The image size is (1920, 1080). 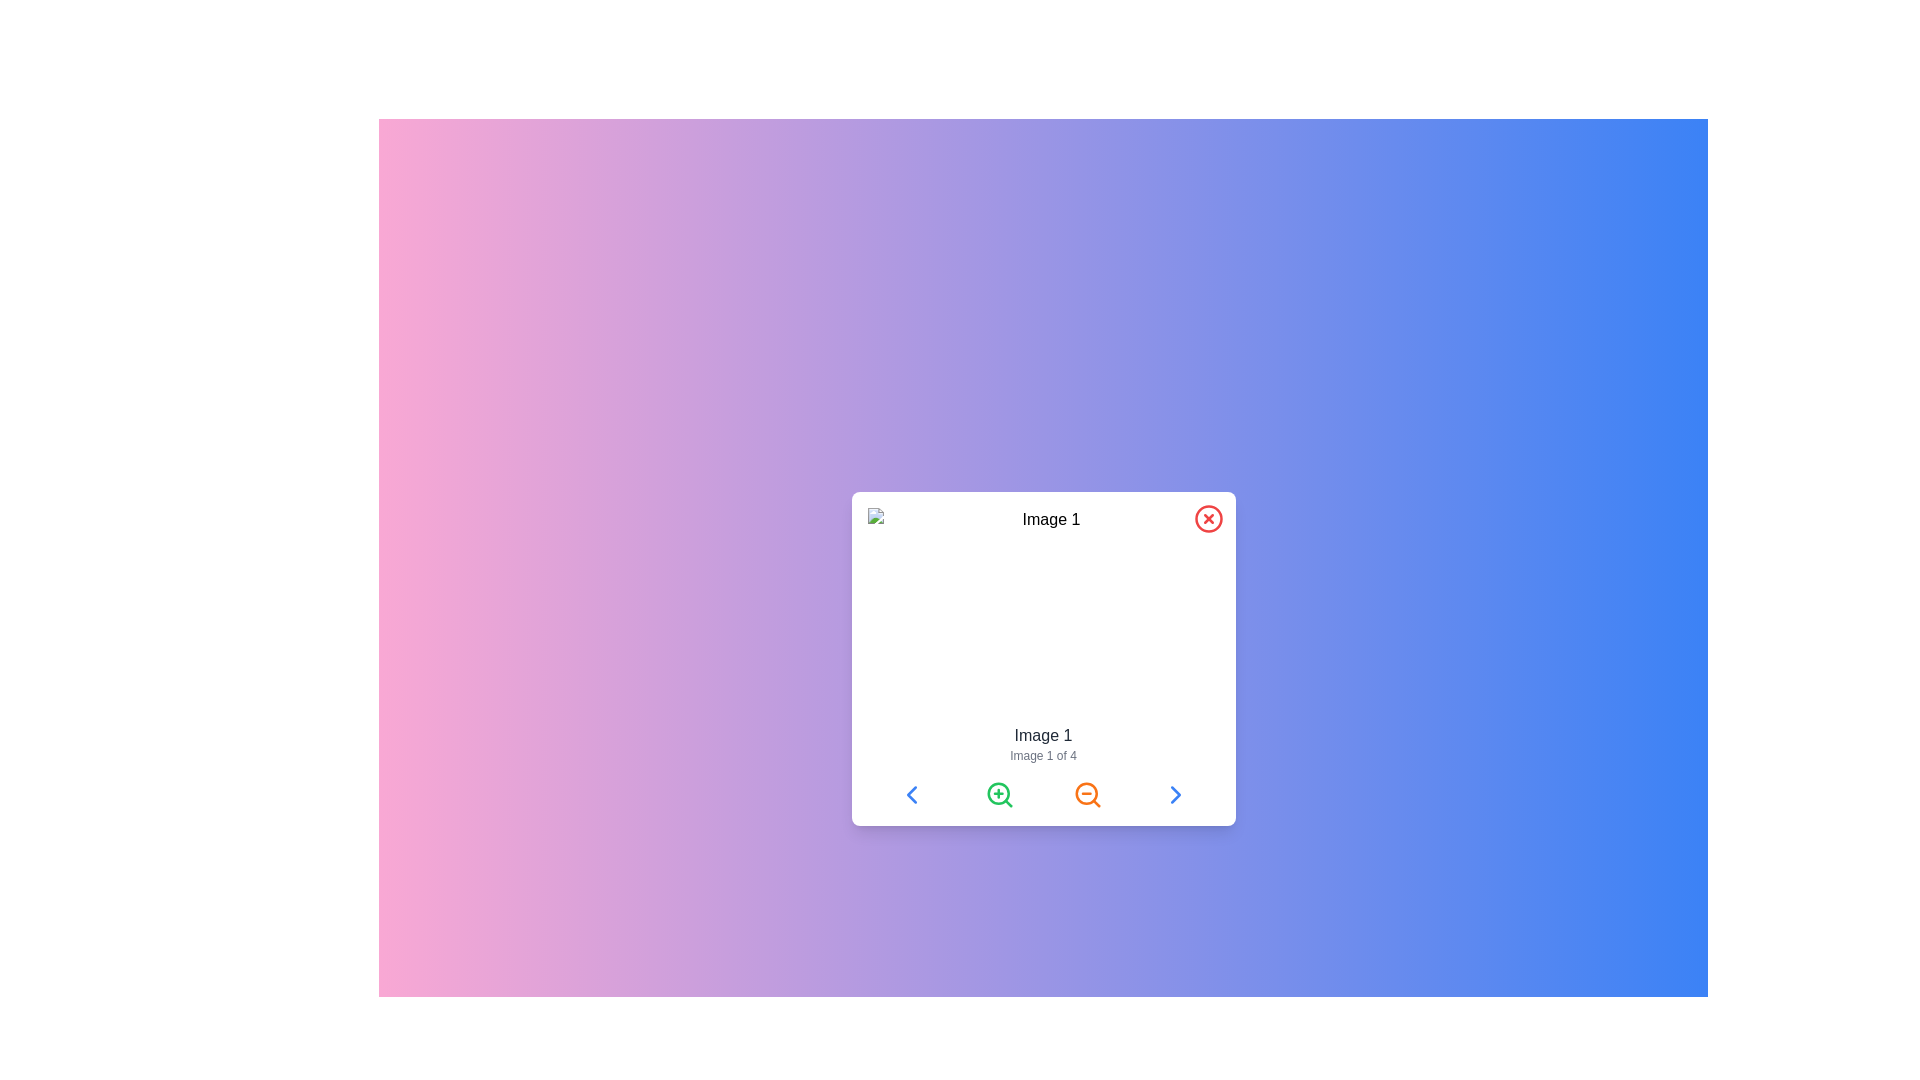 What do you see at coordinates (1175, 793) in the screenshot?
I see `the right-pointing arrow icon in the bottom-right area of the modal interface` at bounding box center [1175, 793].